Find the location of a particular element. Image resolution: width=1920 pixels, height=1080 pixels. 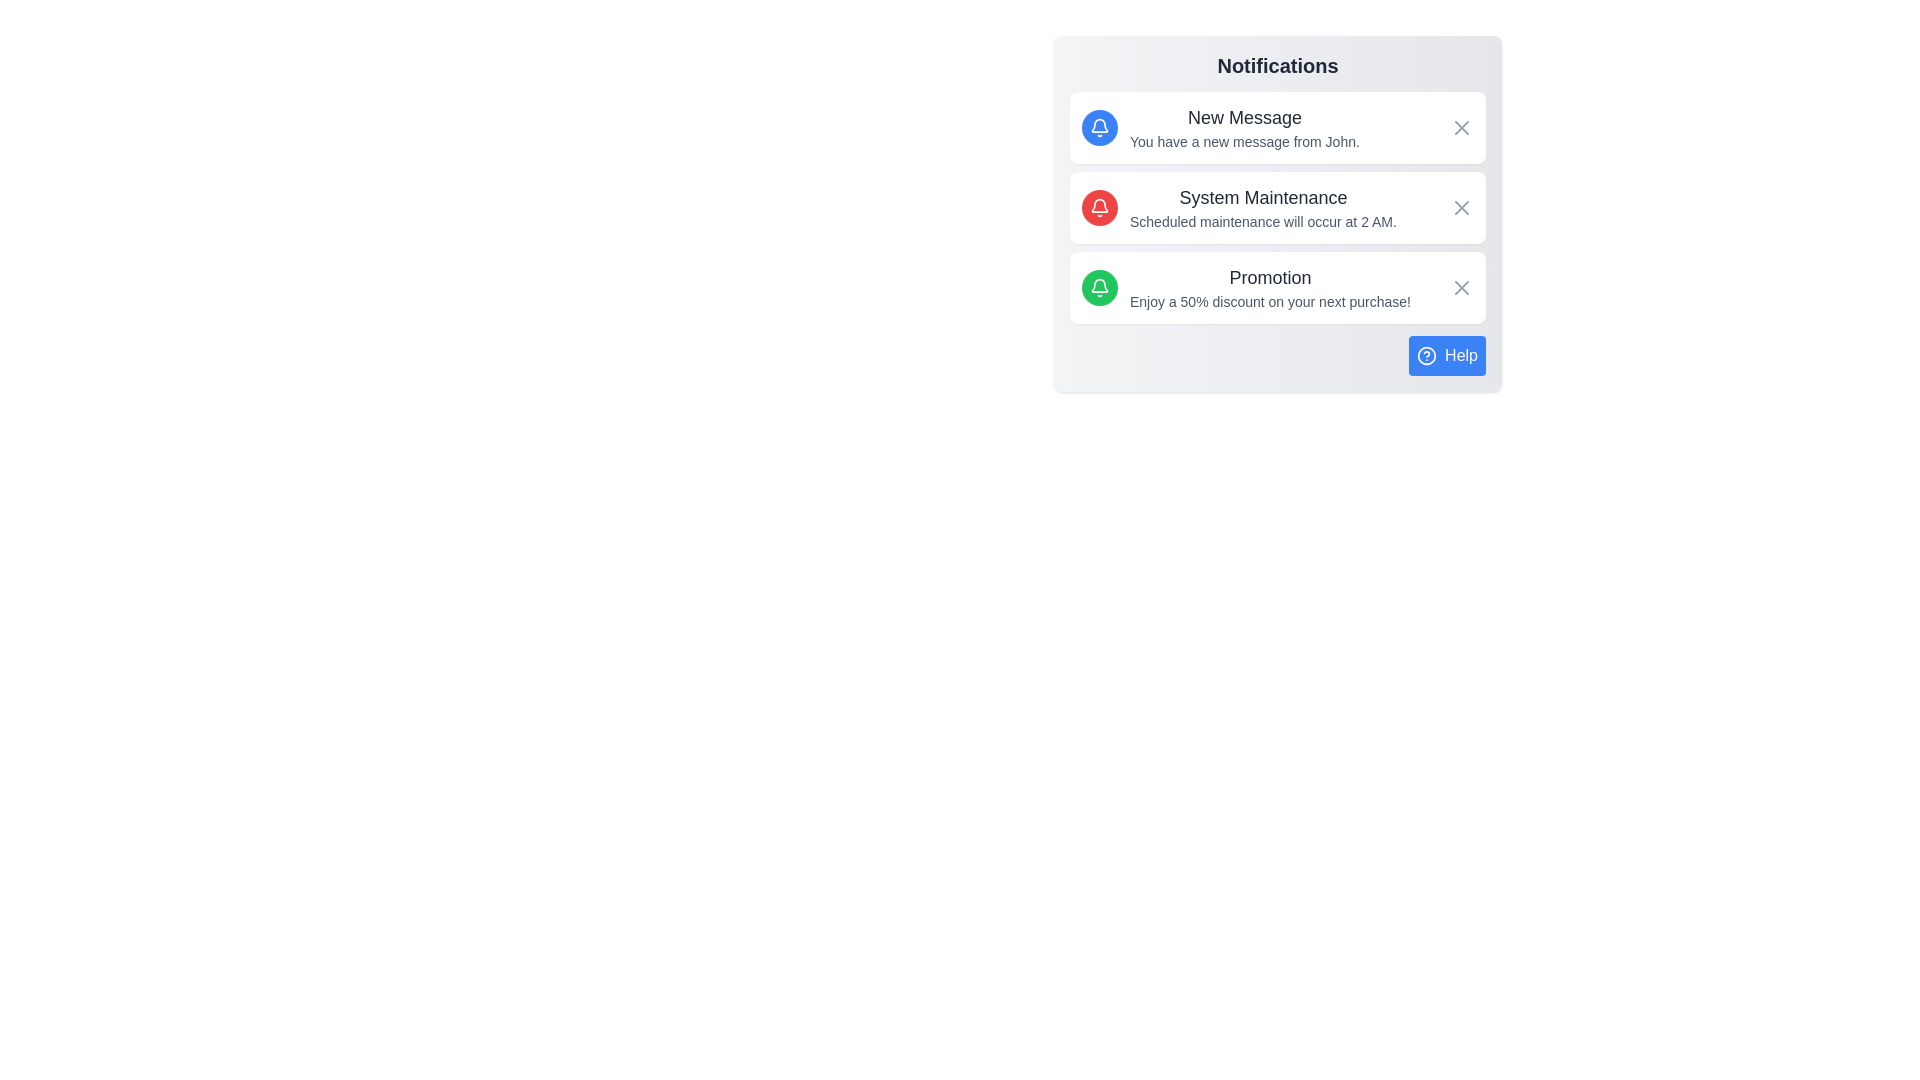

the urgent notification icon located to the left of the text 'System Maintenance' in the second notification item of the vertically arranged notification list is located at coordinates (1098, 208).